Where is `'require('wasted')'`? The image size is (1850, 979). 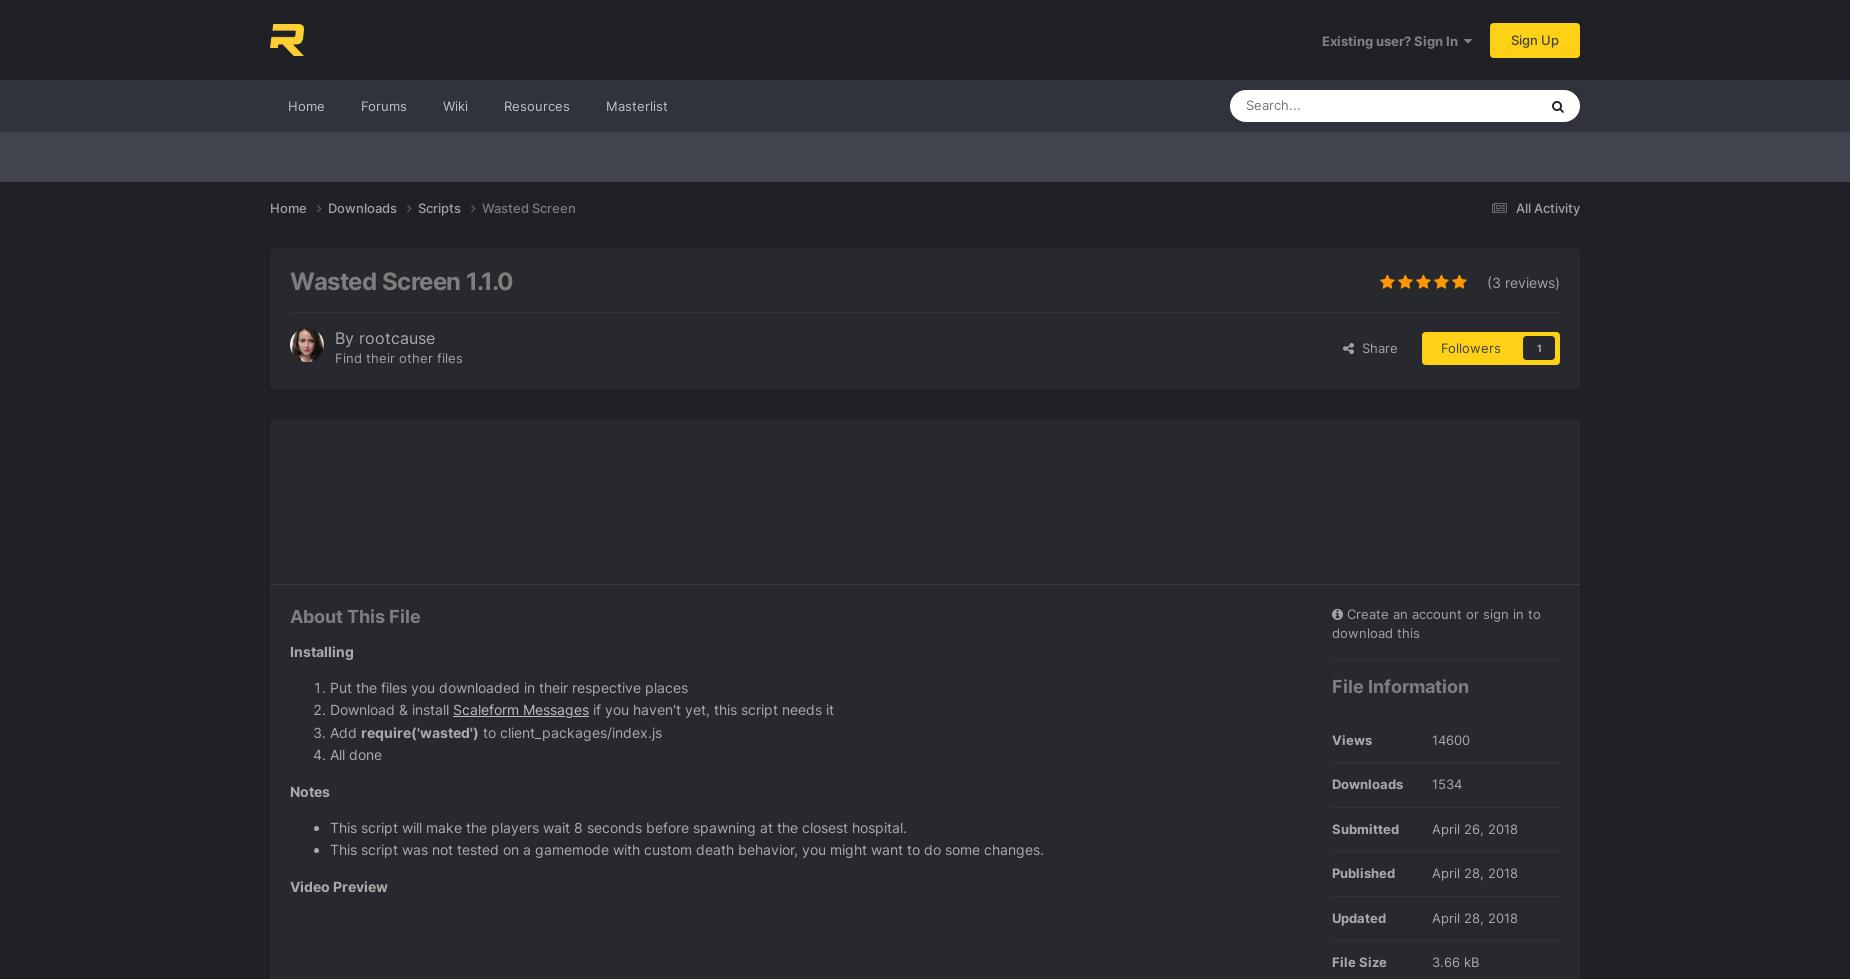
'require('wasted')' is located at coordinates (418, 730).